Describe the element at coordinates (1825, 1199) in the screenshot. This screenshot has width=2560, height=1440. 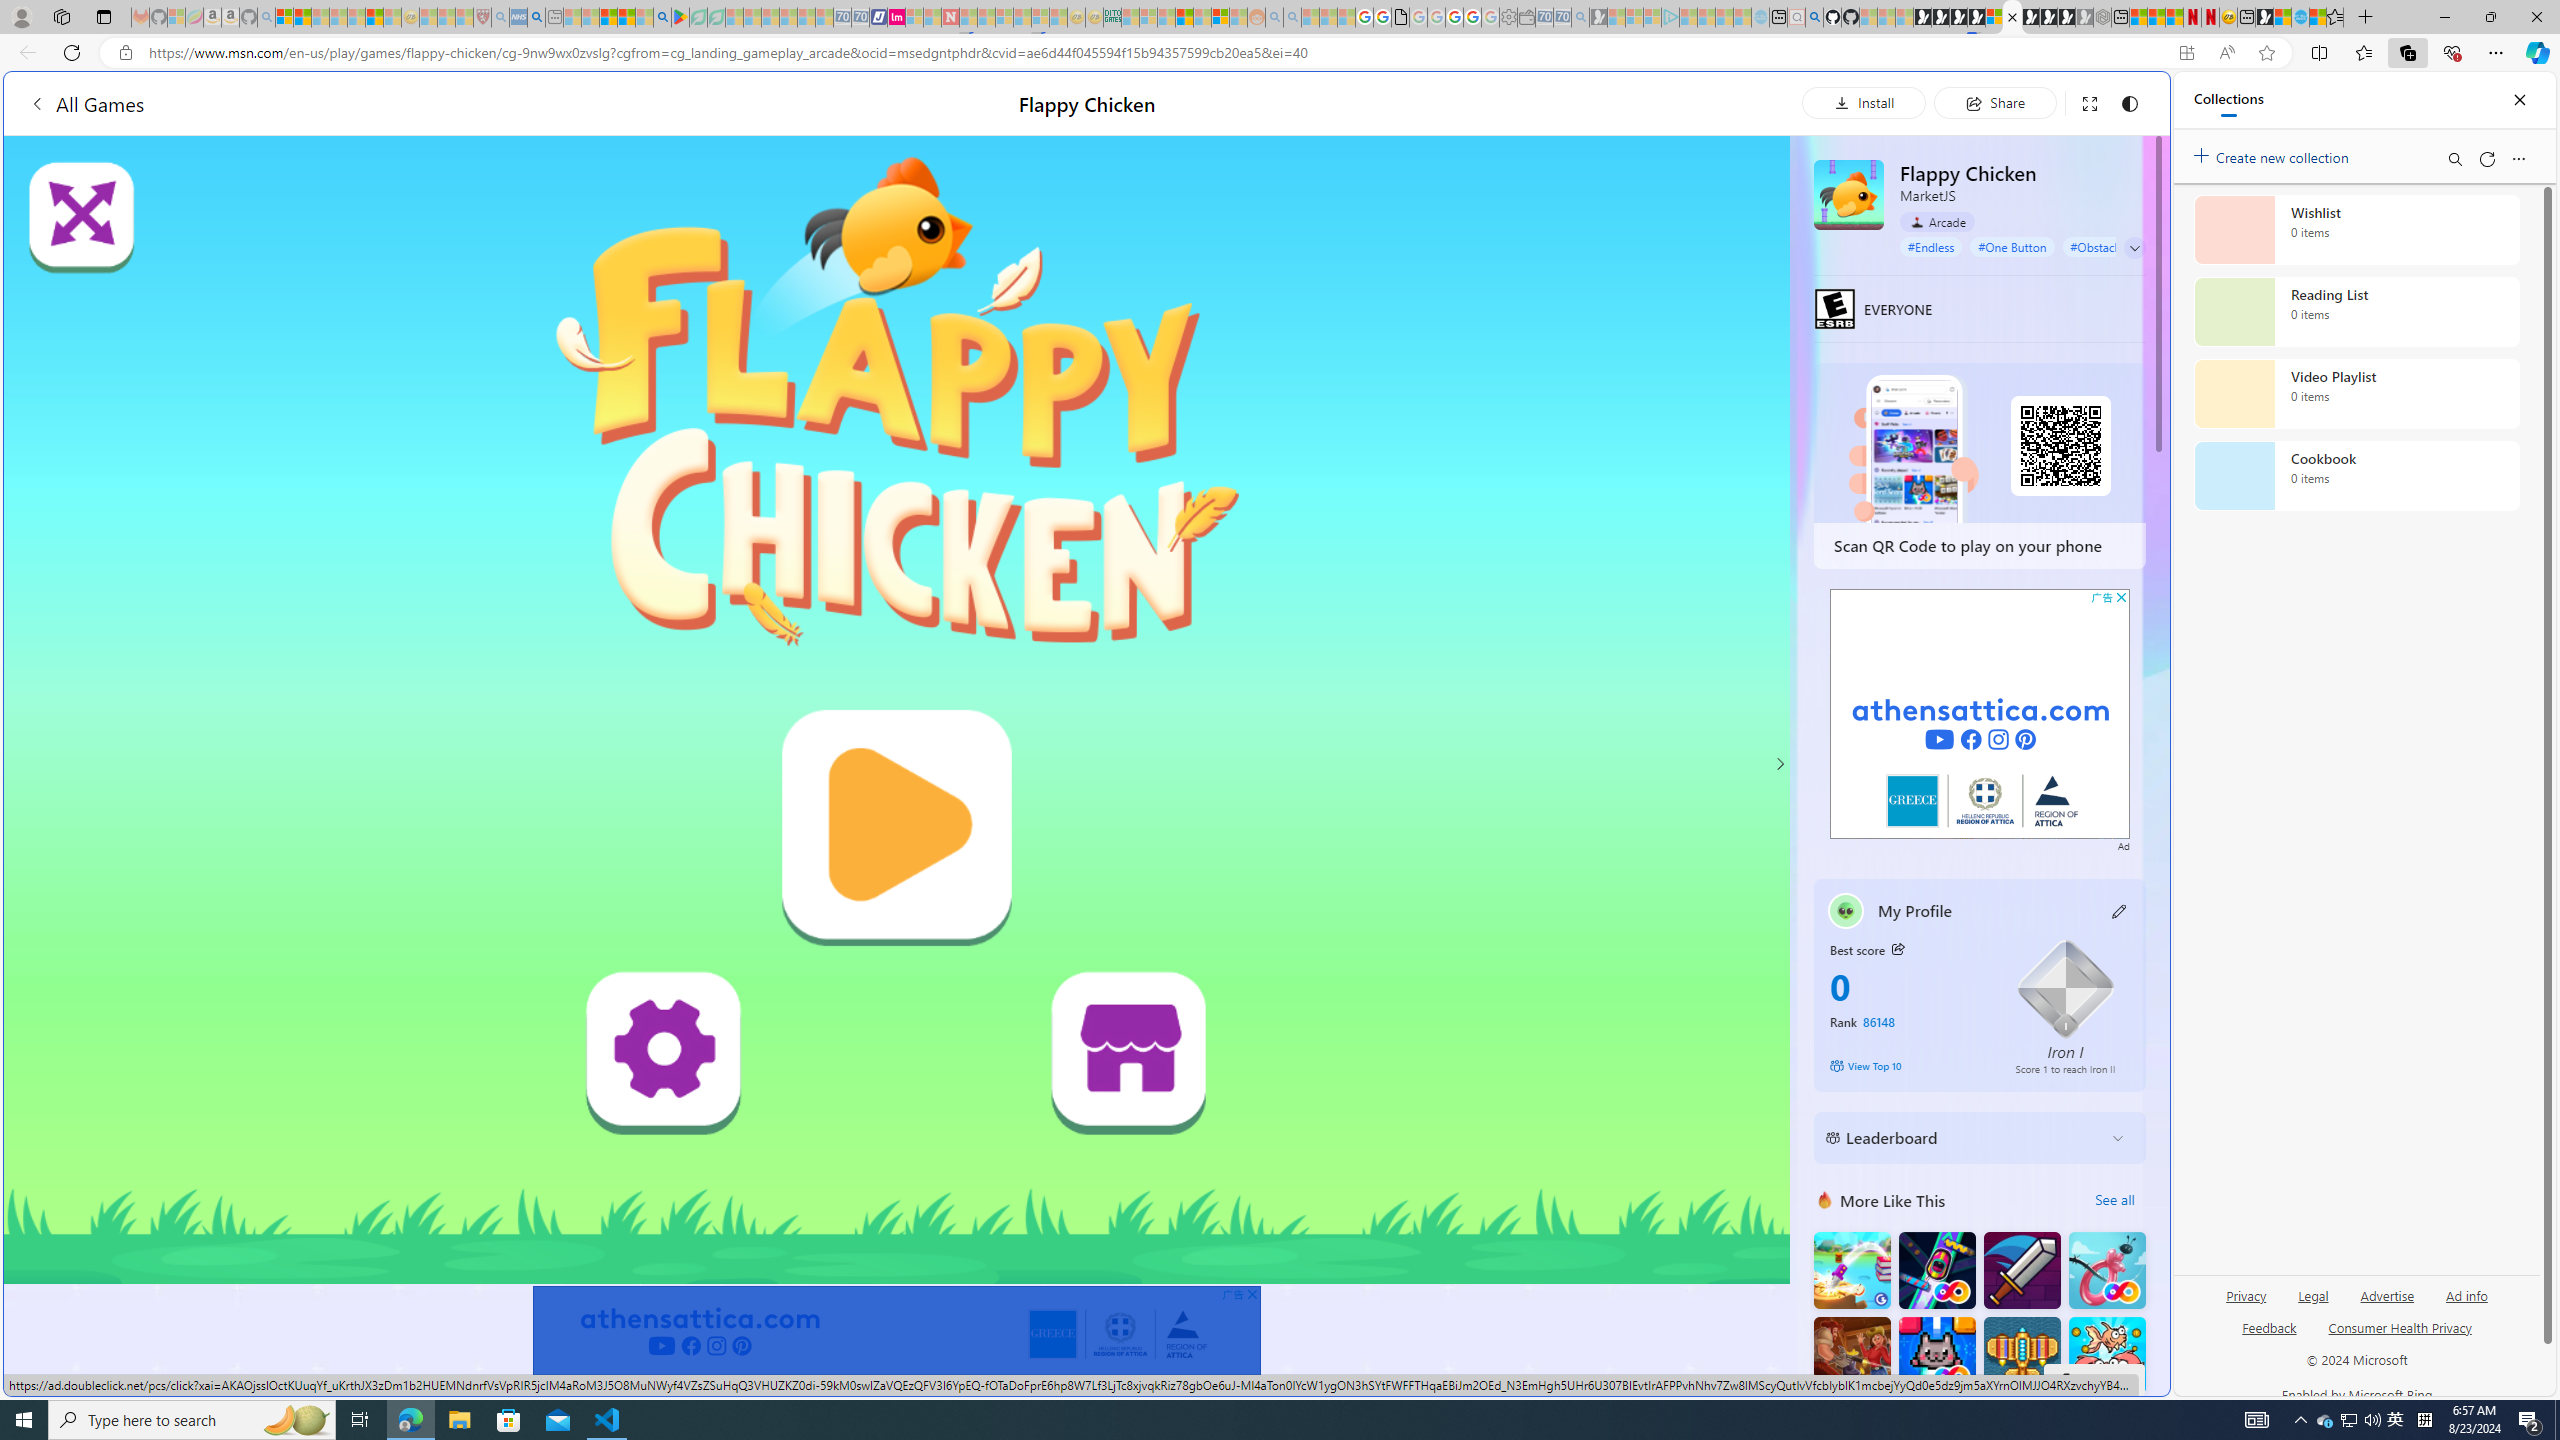
I see `'More Like This'` at that location.